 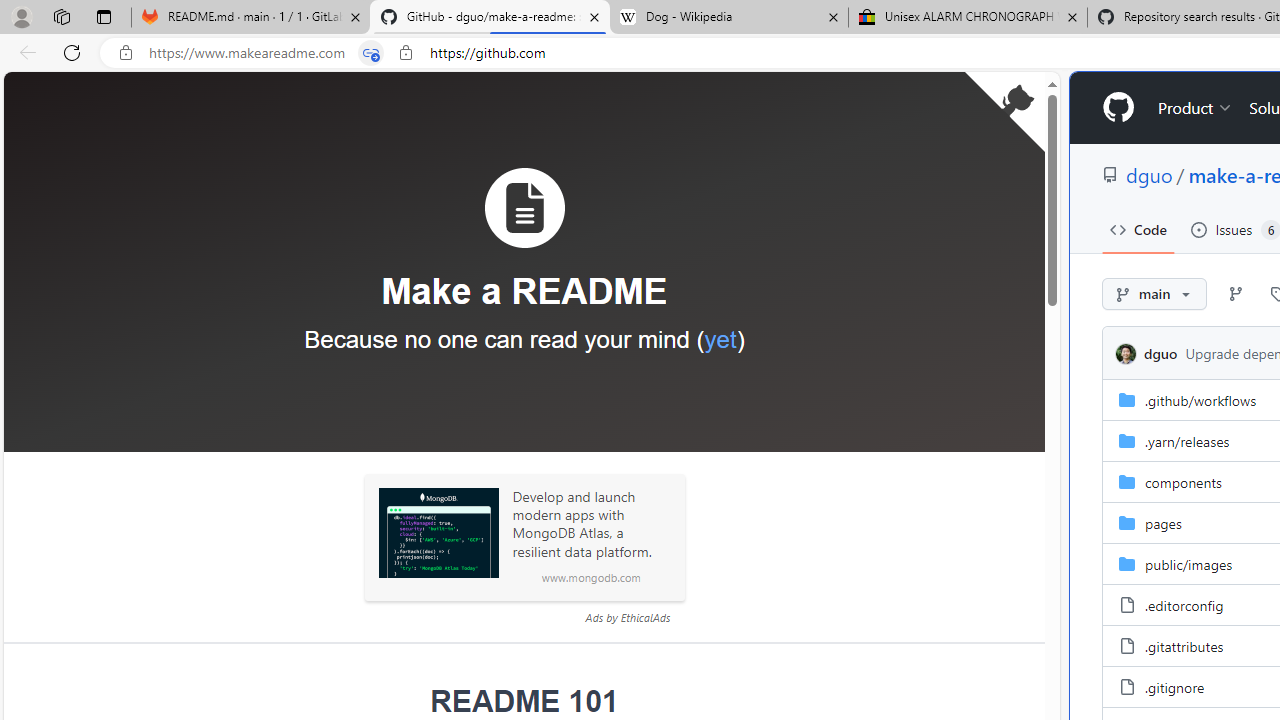 I want to click on 'pages, (Directory)', so click(x=1163, y=521).